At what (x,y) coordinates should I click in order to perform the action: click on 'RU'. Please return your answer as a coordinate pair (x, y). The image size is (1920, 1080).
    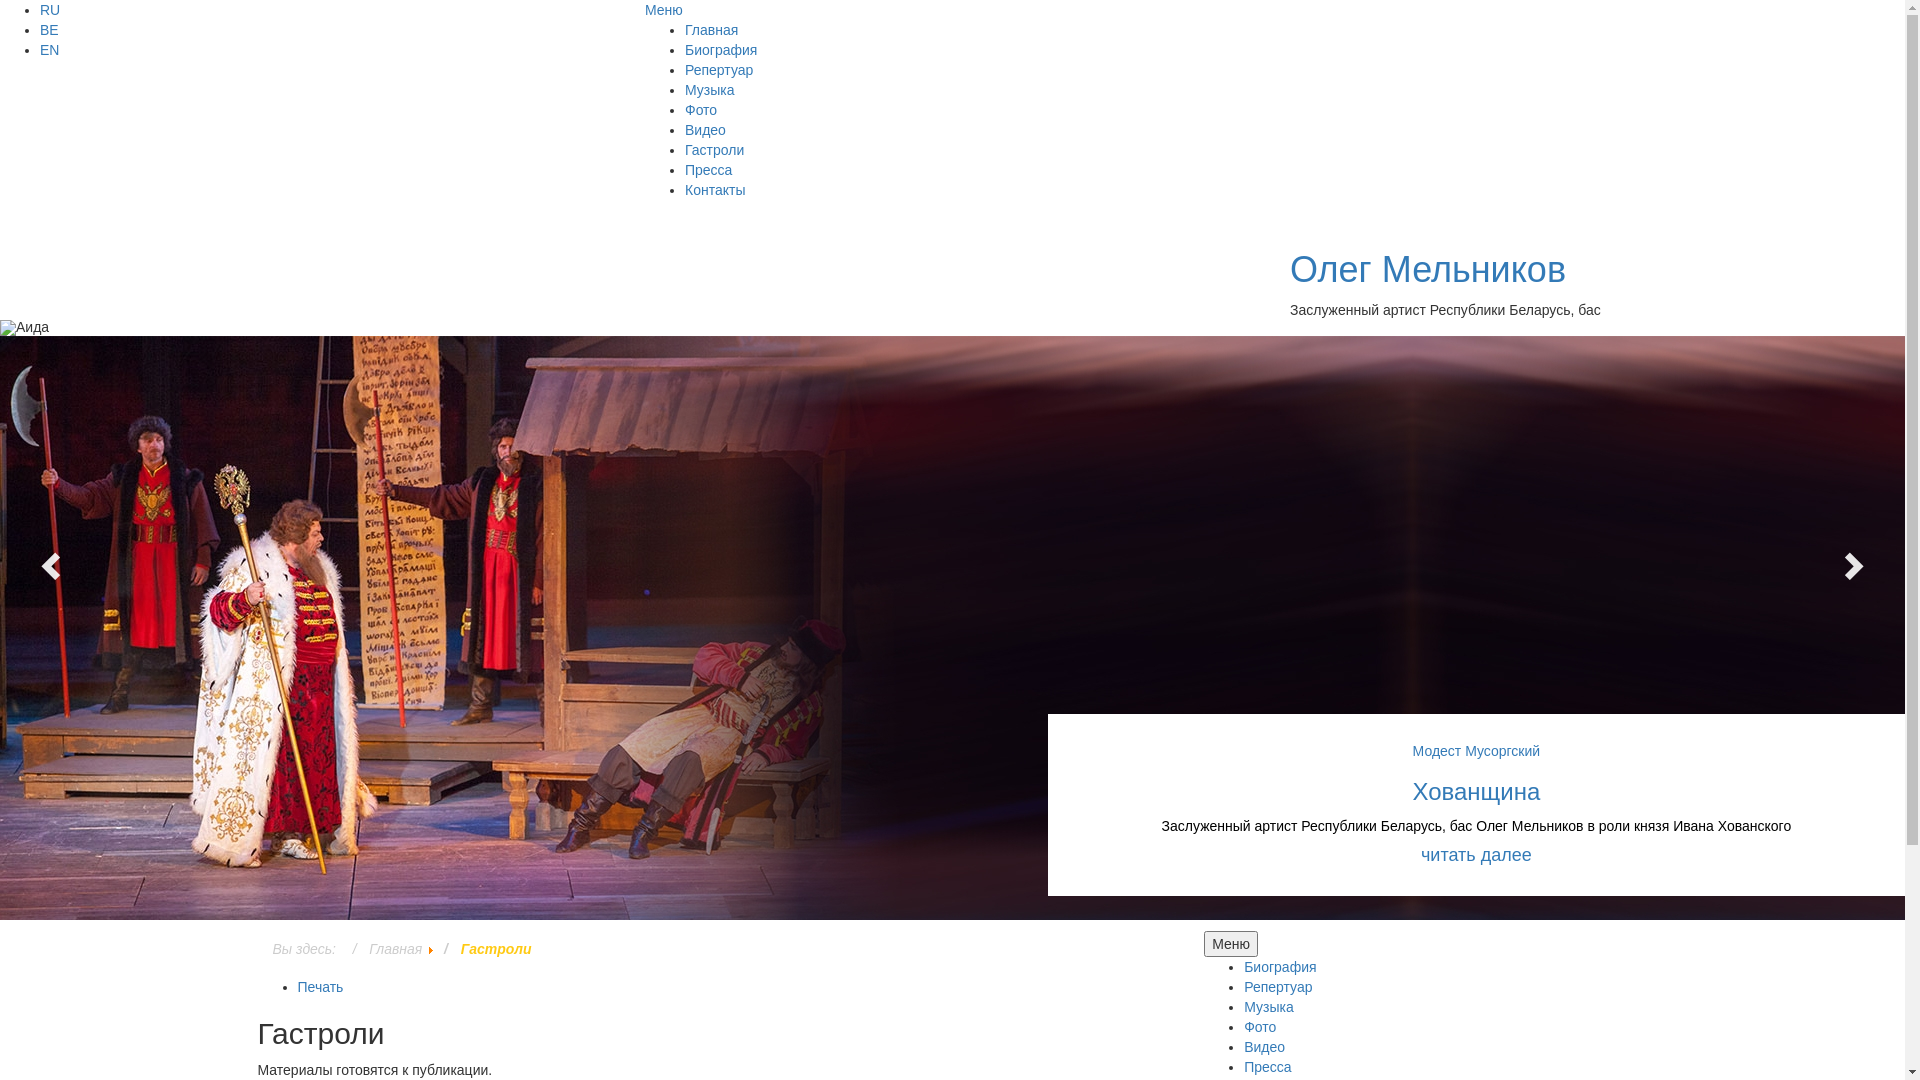
    Looking at the image, I should click on (49, 10).